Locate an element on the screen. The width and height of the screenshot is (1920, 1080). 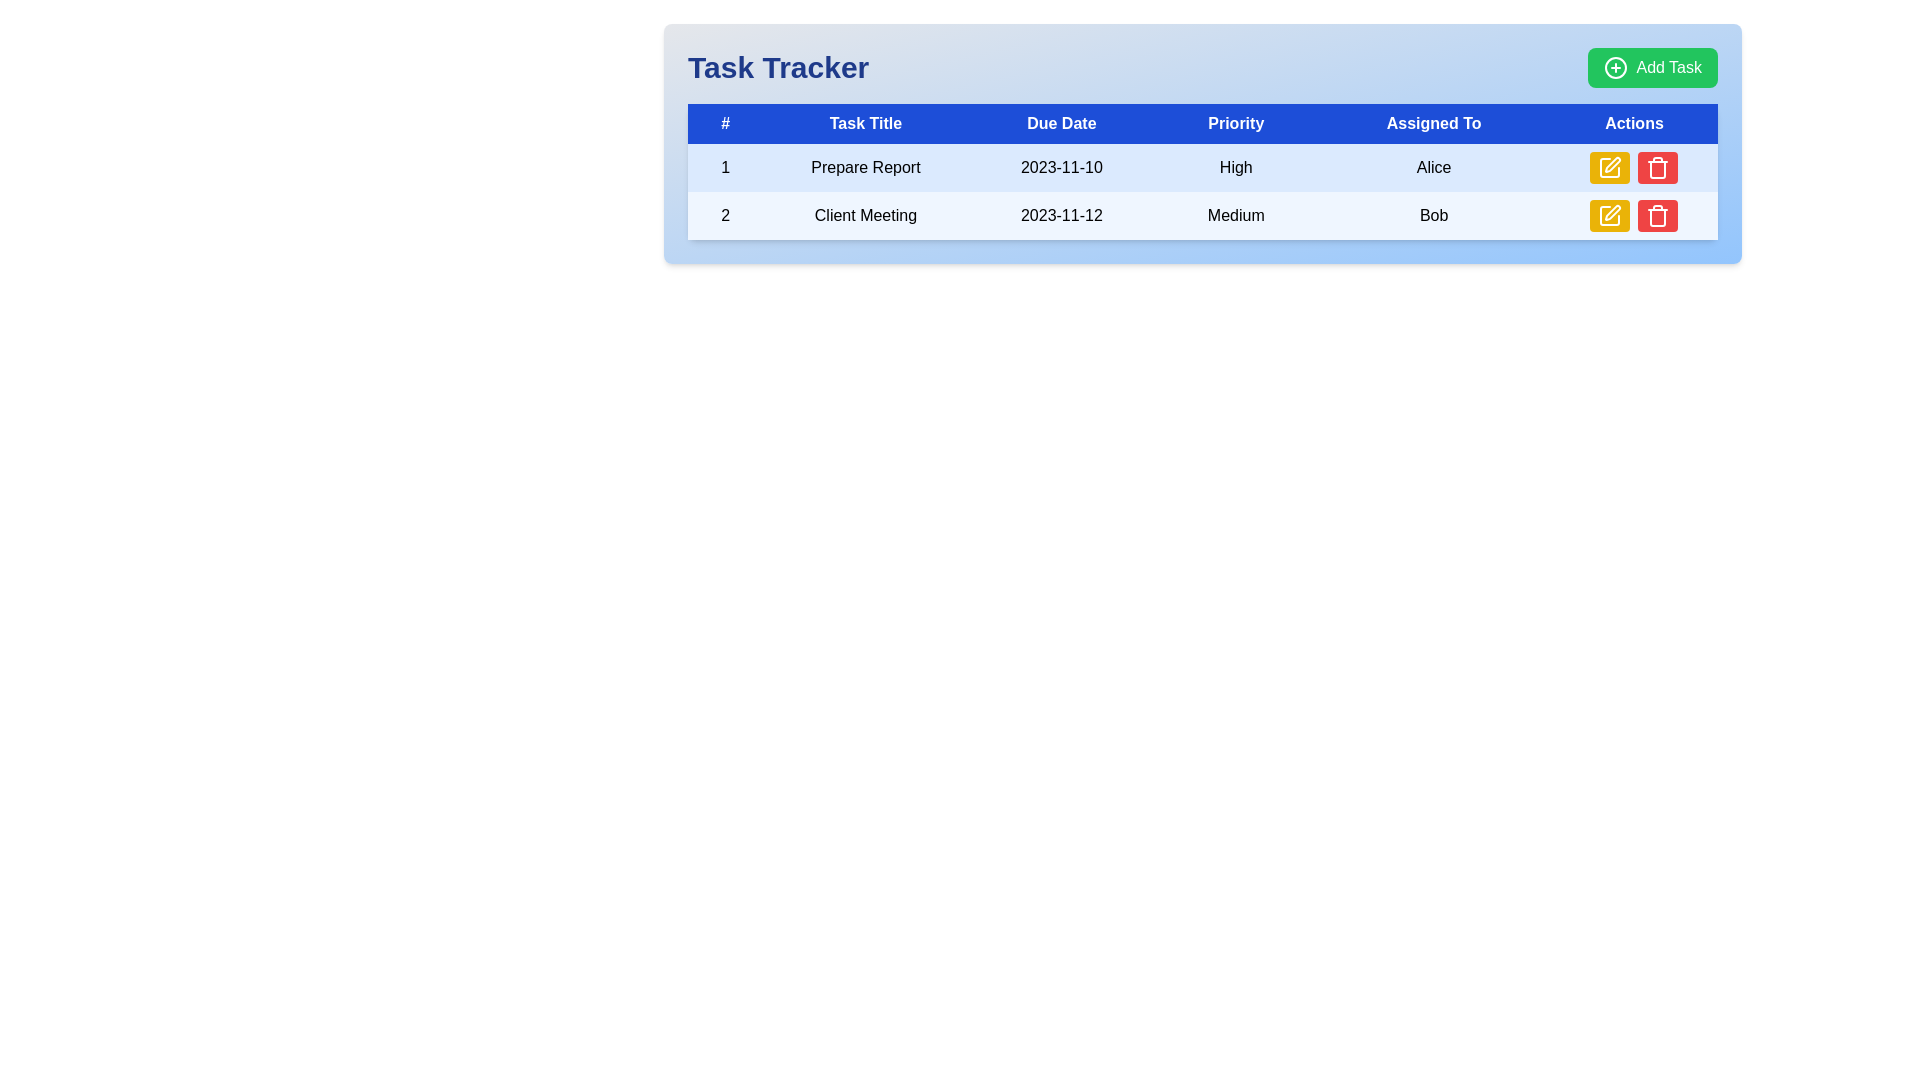
the text field displaying 'Bob' in the 'Assigned To' column of the second row in the table is located at coordinates (1433, 216).